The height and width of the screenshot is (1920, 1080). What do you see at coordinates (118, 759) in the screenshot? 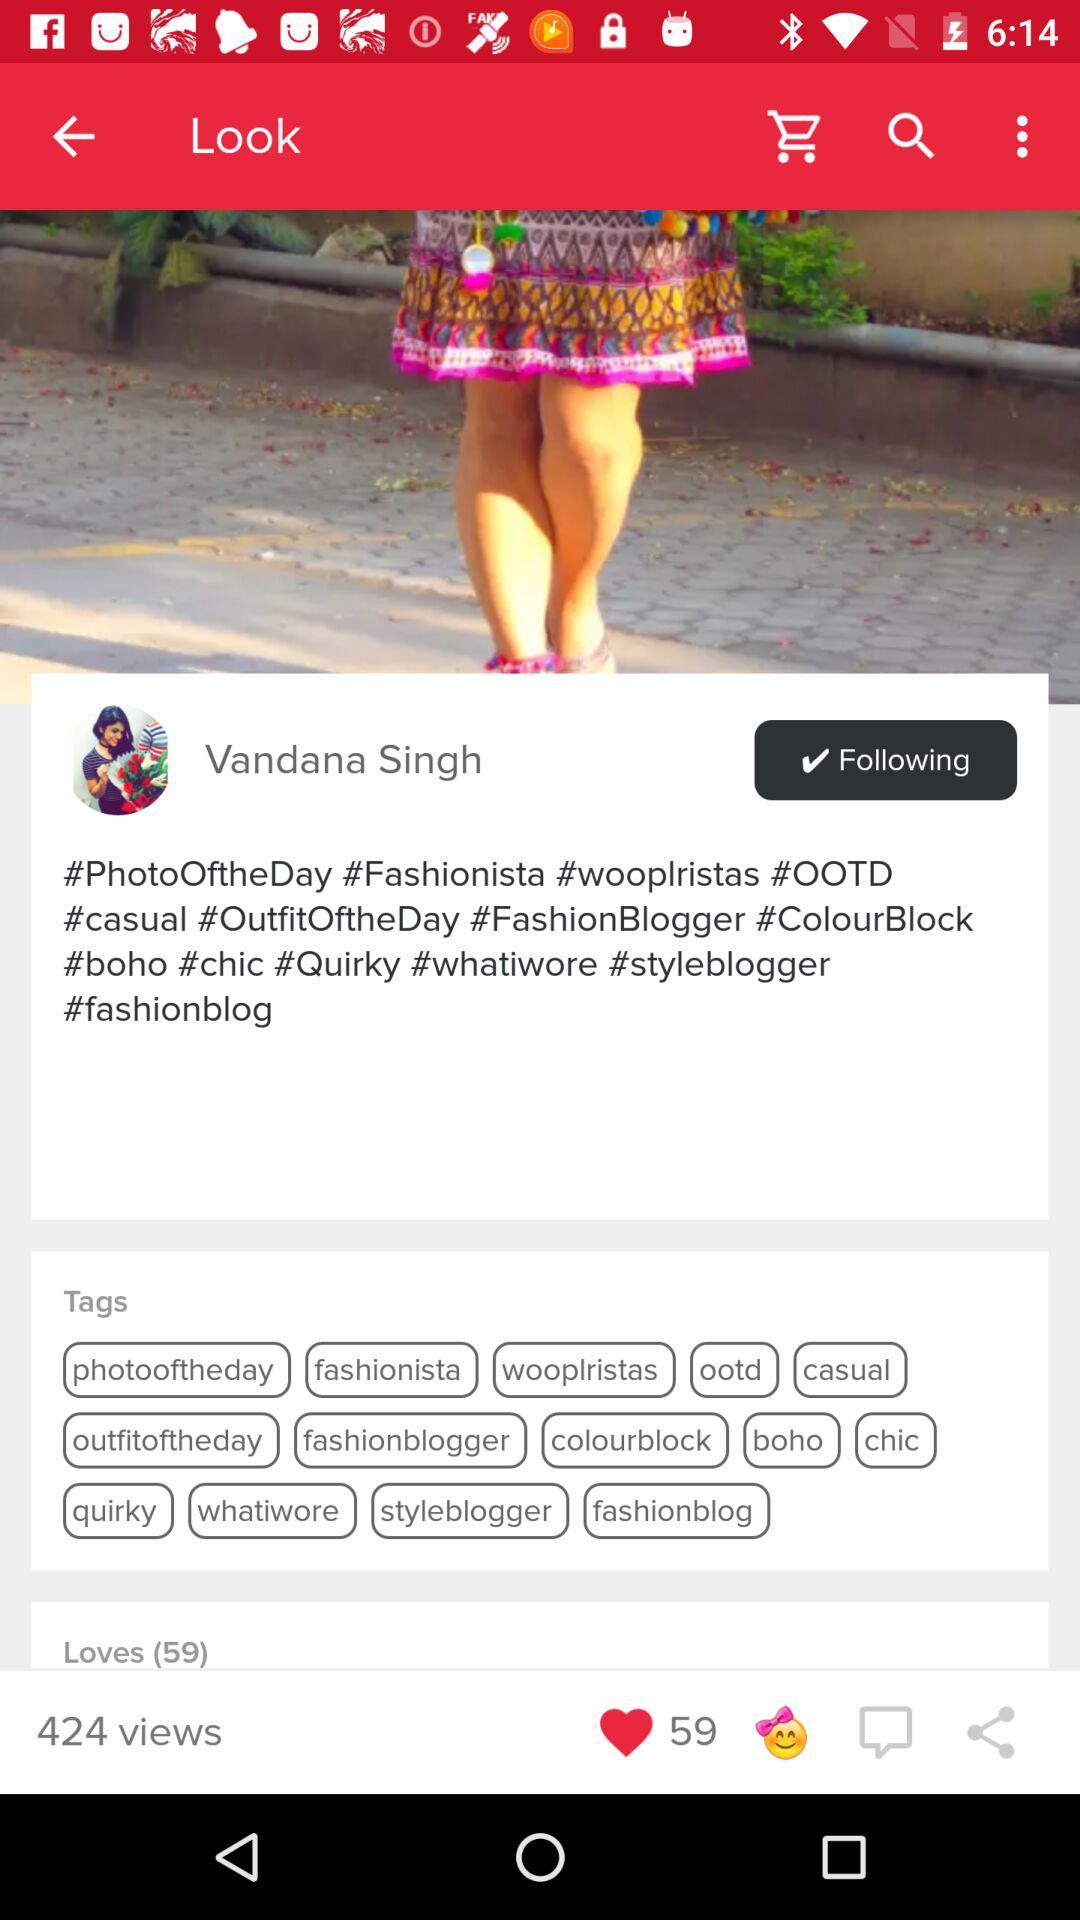
I see `profile` at bounding box center [118, 759].